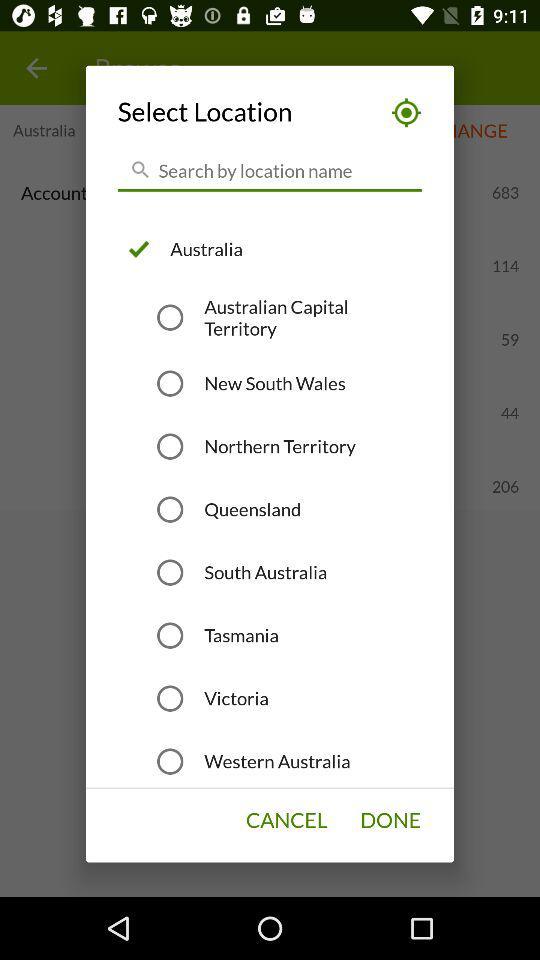 The image size is (540, 960). I want to click on the item to the left of done item, so click(285, 820).